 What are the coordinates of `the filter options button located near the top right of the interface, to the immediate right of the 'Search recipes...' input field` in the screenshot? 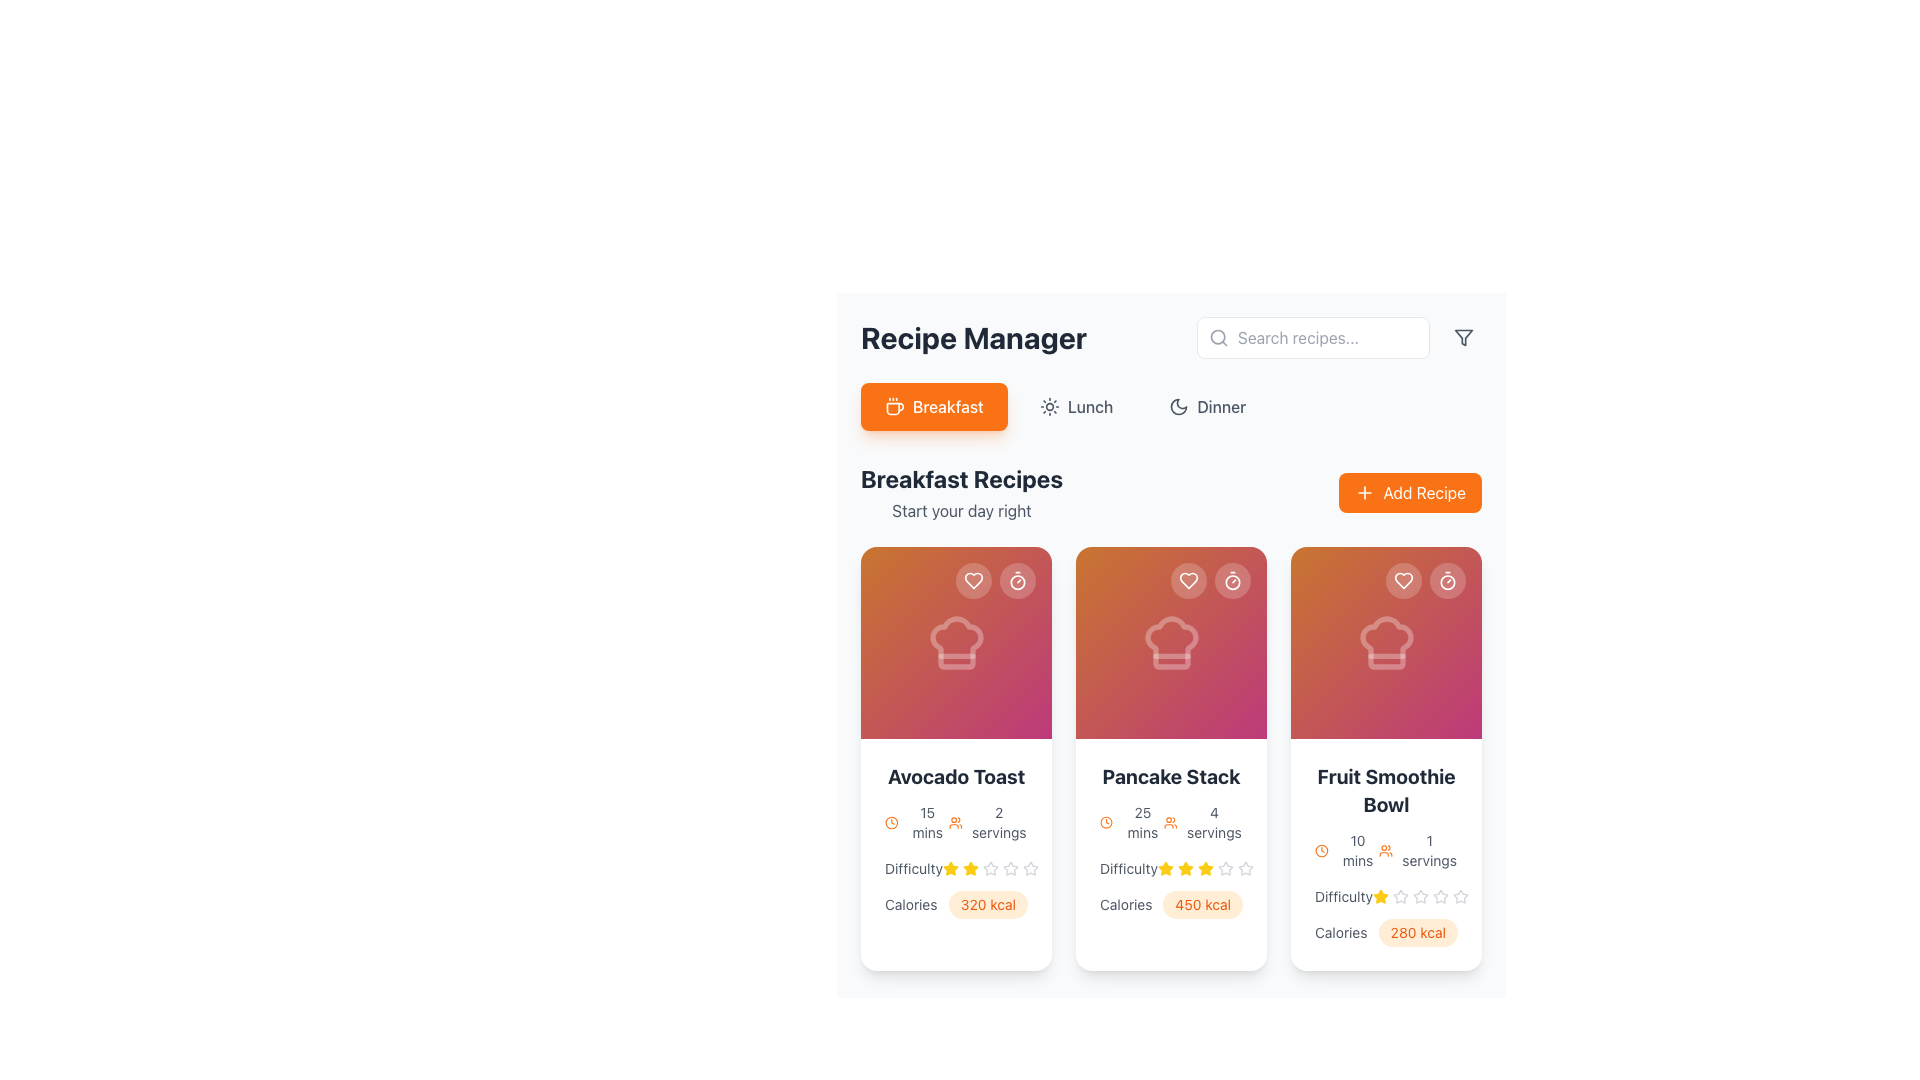 It's located at (1464, 337).